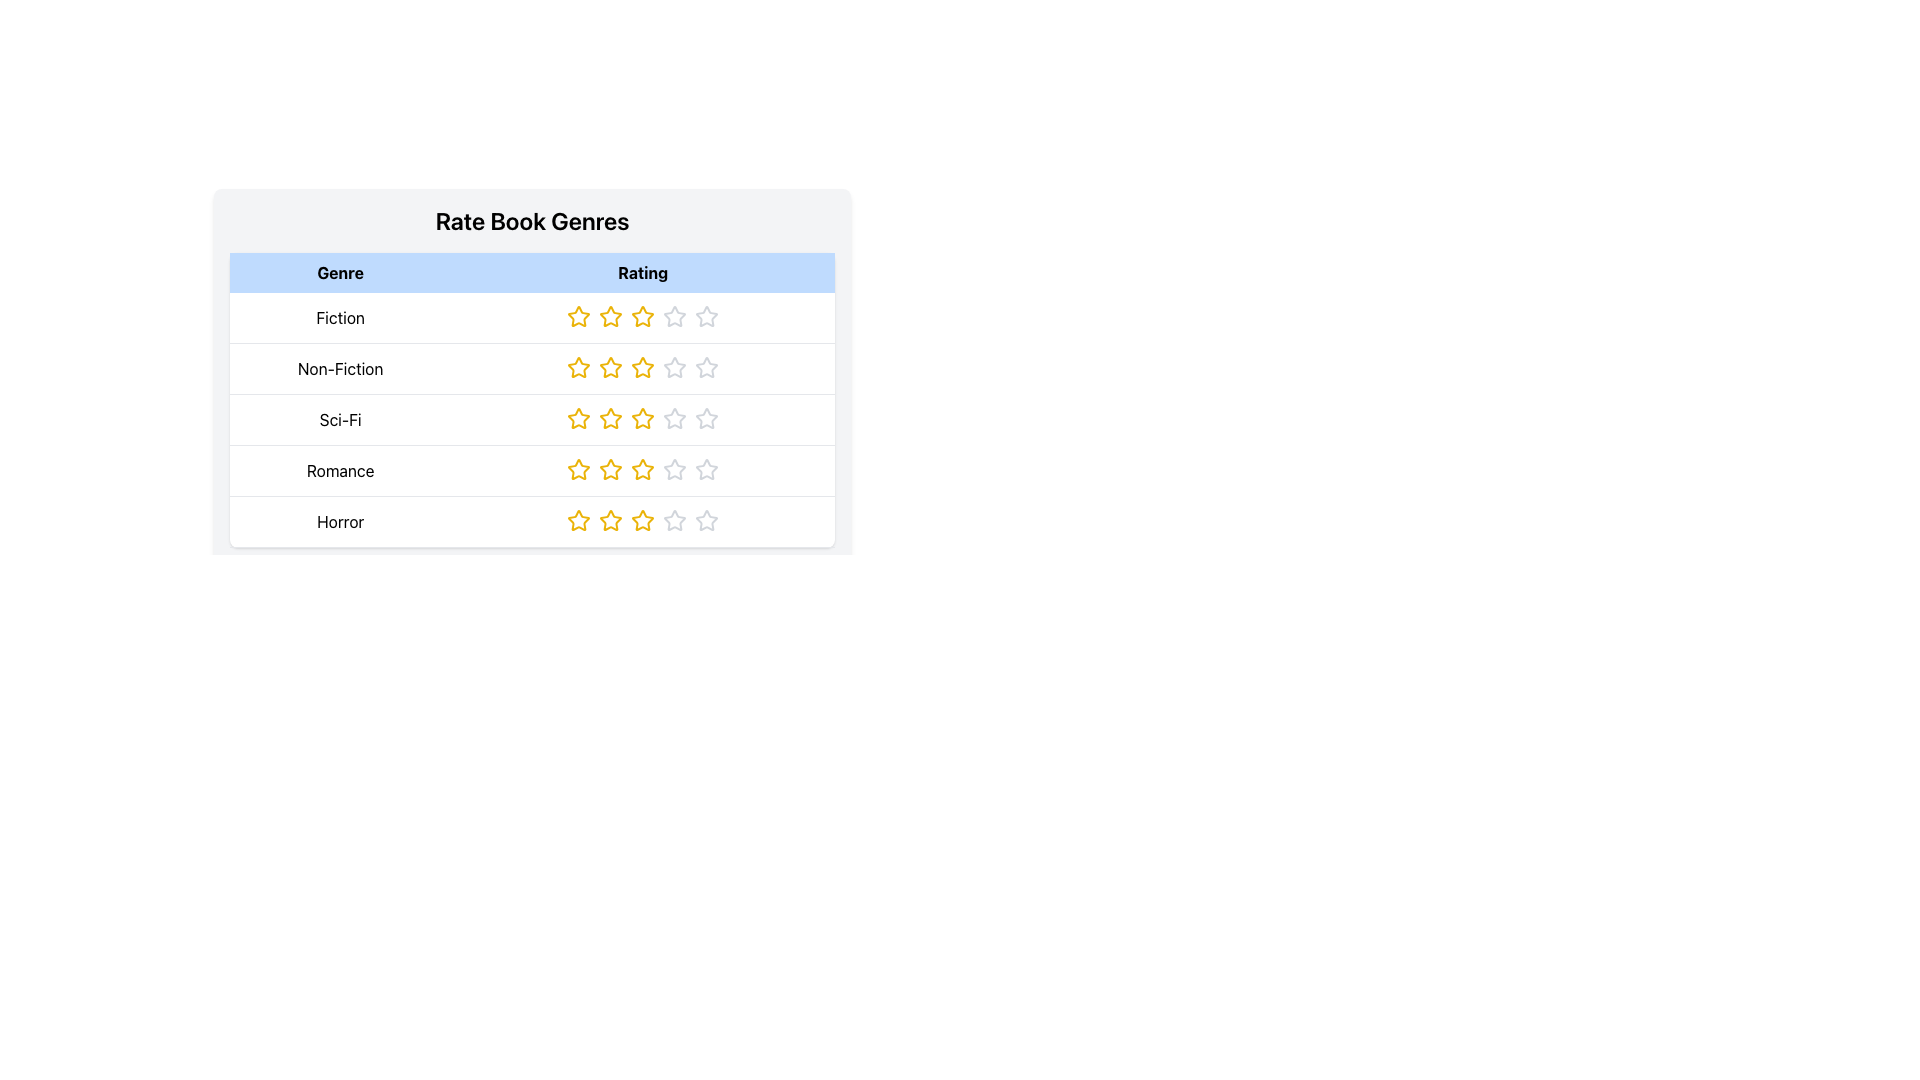  I want to click on the third star in the 'Sci-Fi' genre rating row, so click(610, 417).